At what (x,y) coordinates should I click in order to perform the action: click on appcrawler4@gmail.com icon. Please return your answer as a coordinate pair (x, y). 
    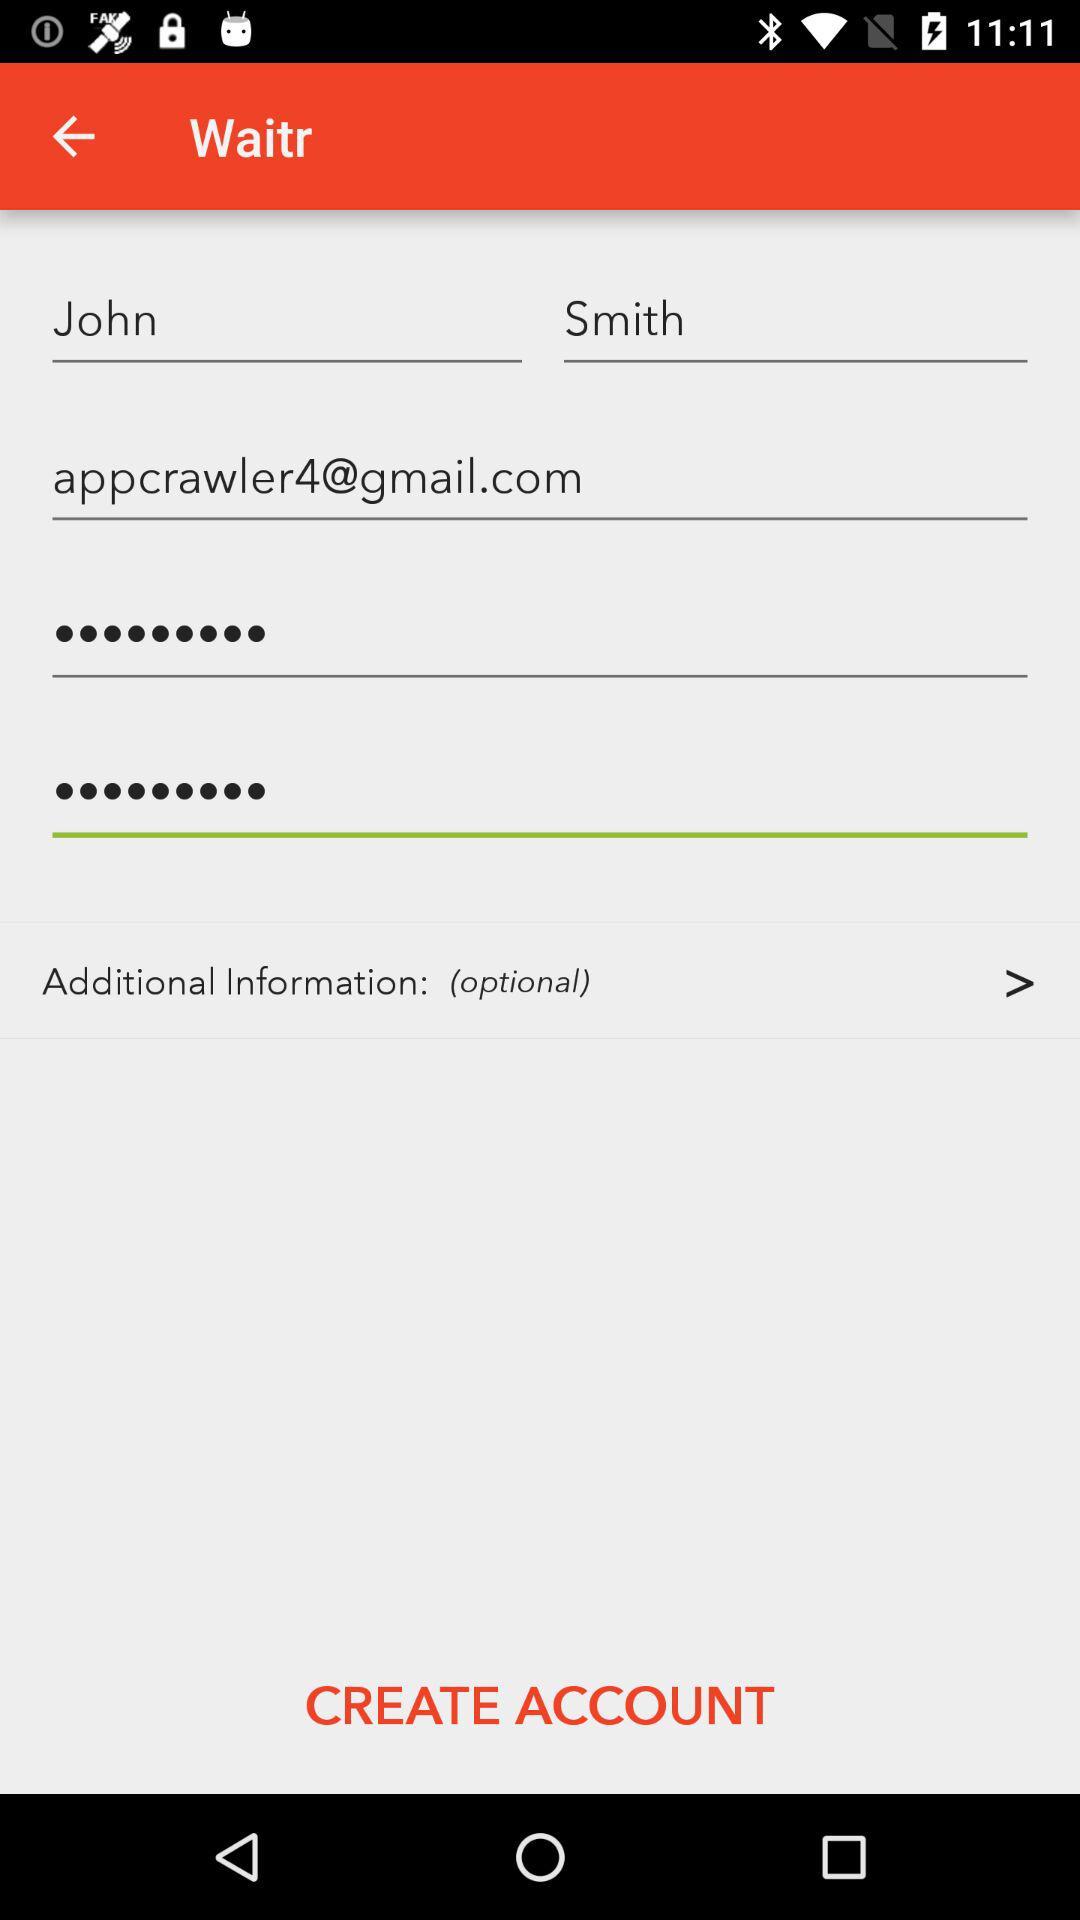
    Looking at the image, I should click on (540, 474).